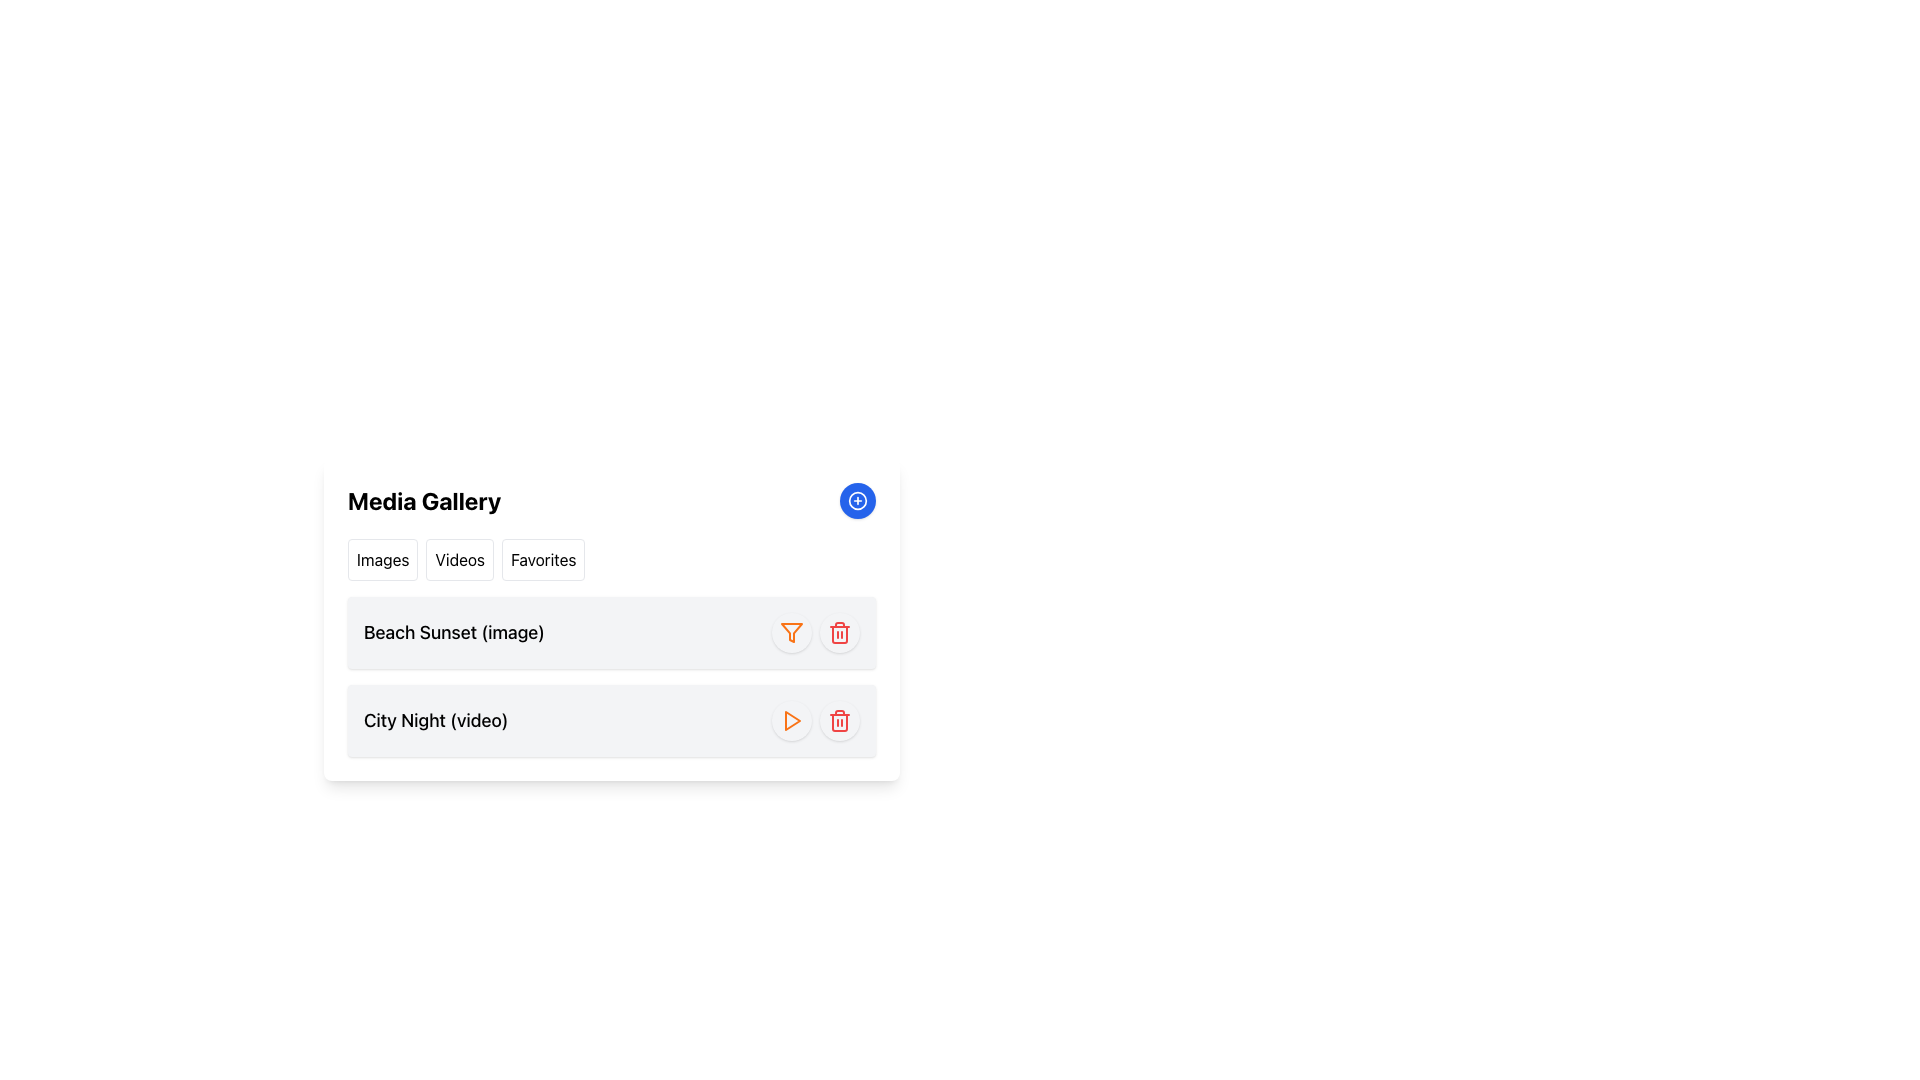 This screenshot has height=1080, width=1920. I want to click on the filtration icon located at the top-right of the interface adjacent to the navigation bar in the 'Media Gallery', so click(791, 632).